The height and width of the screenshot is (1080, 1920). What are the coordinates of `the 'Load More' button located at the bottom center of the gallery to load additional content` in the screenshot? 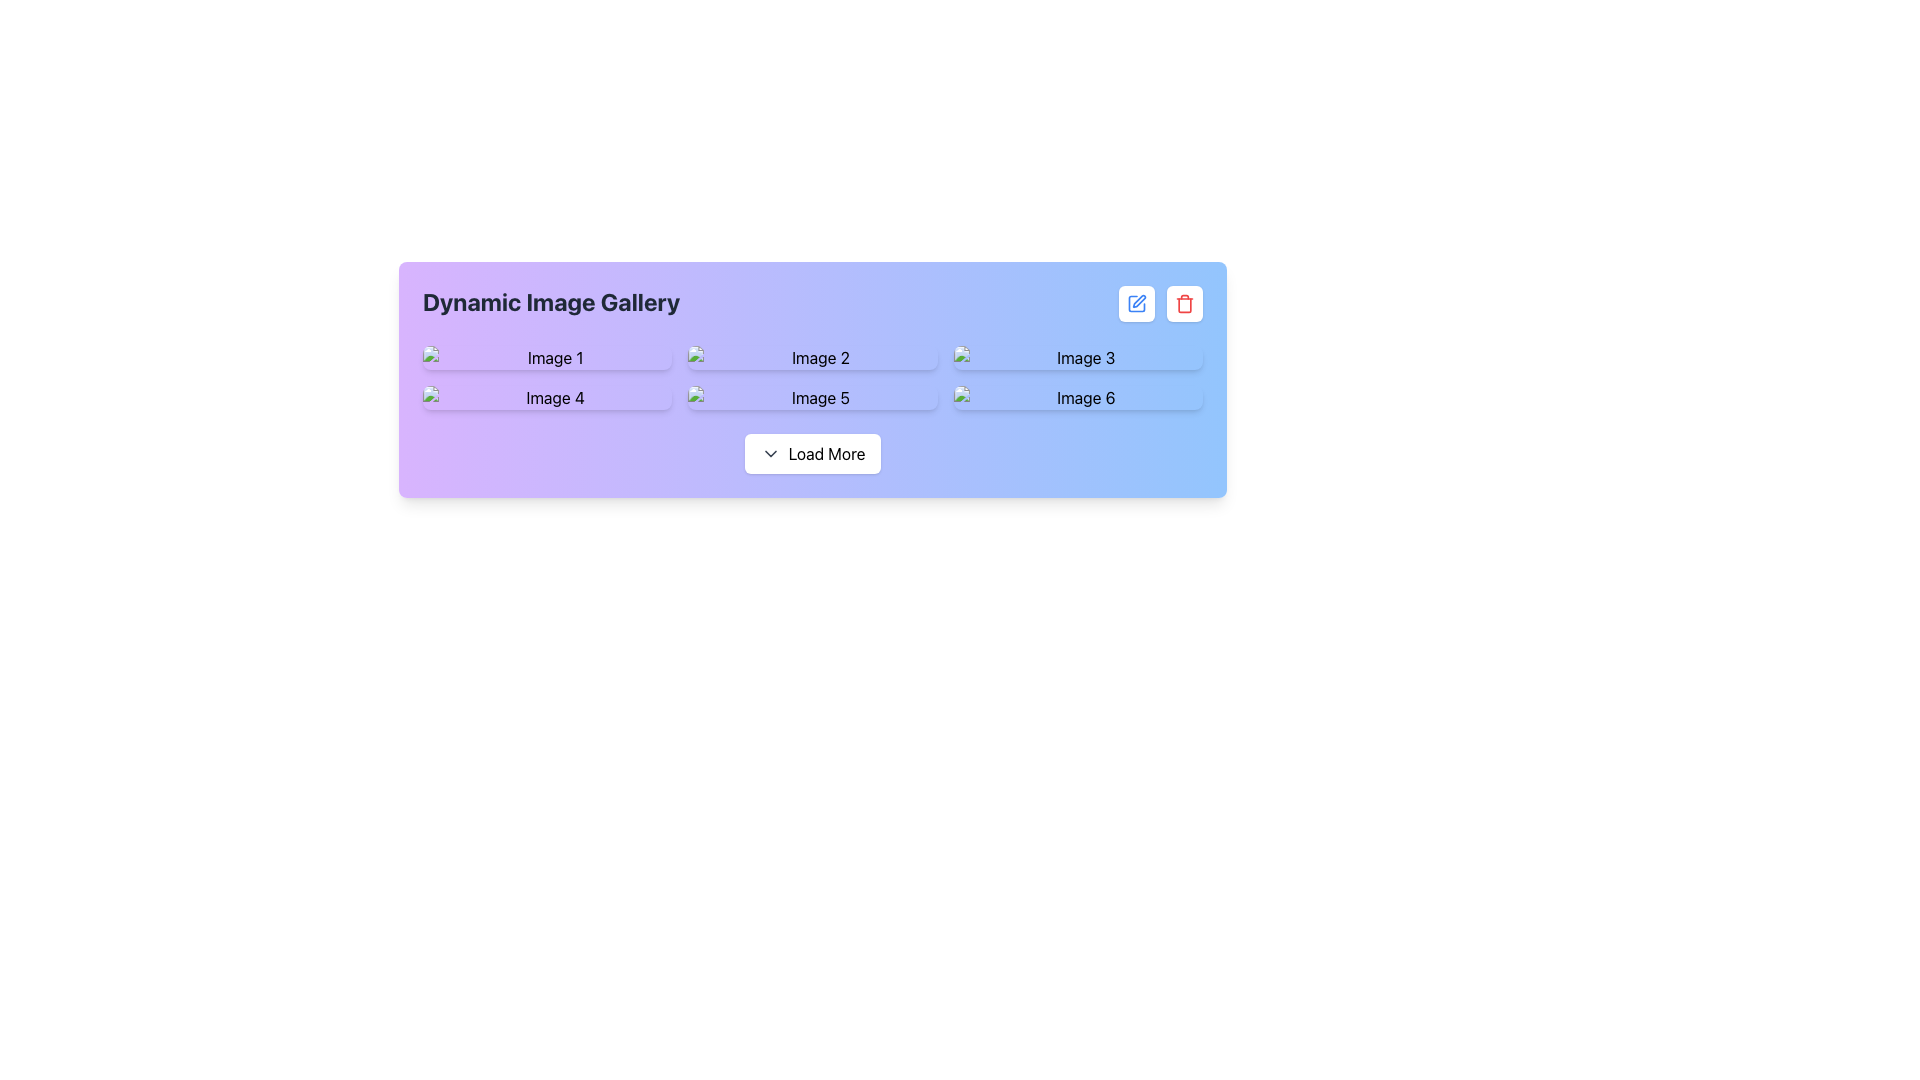 It's located at (812, 454).